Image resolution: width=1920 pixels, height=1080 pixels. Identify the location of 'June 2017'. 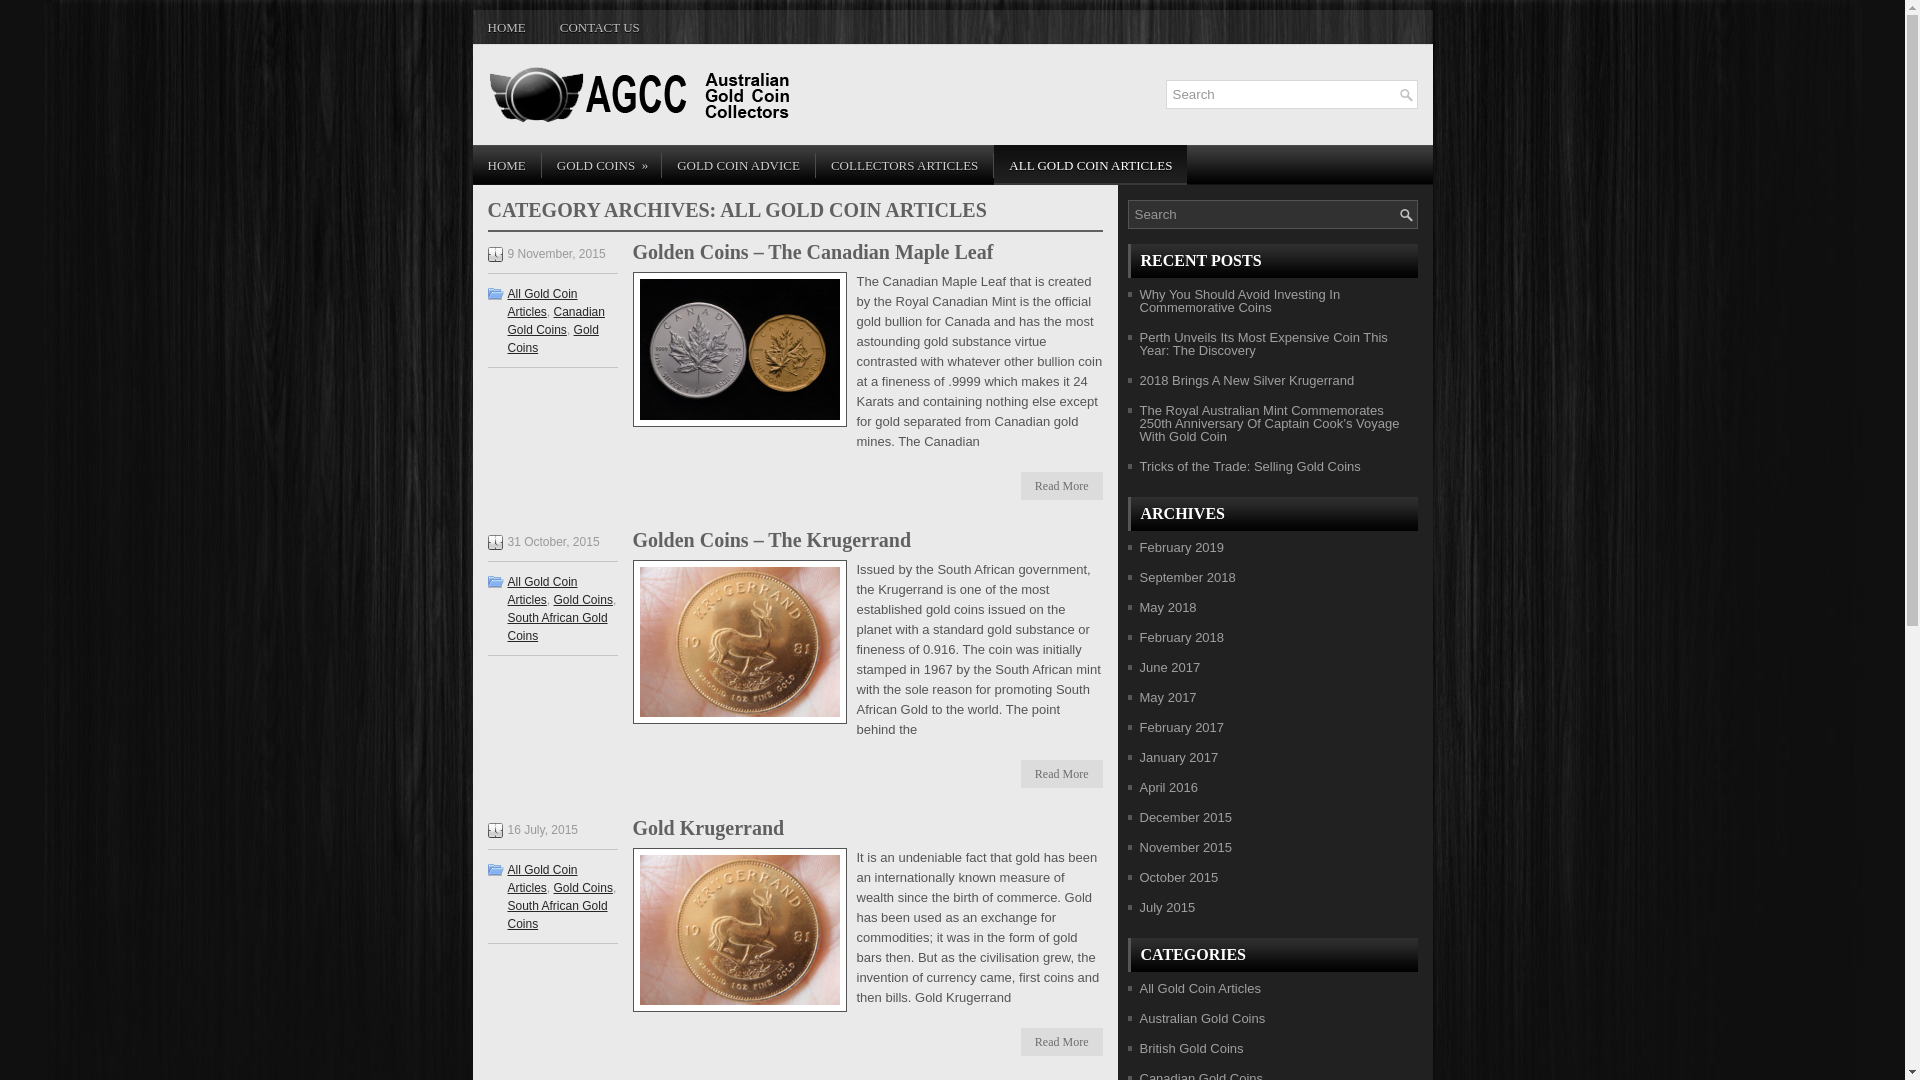
(1170, 667).